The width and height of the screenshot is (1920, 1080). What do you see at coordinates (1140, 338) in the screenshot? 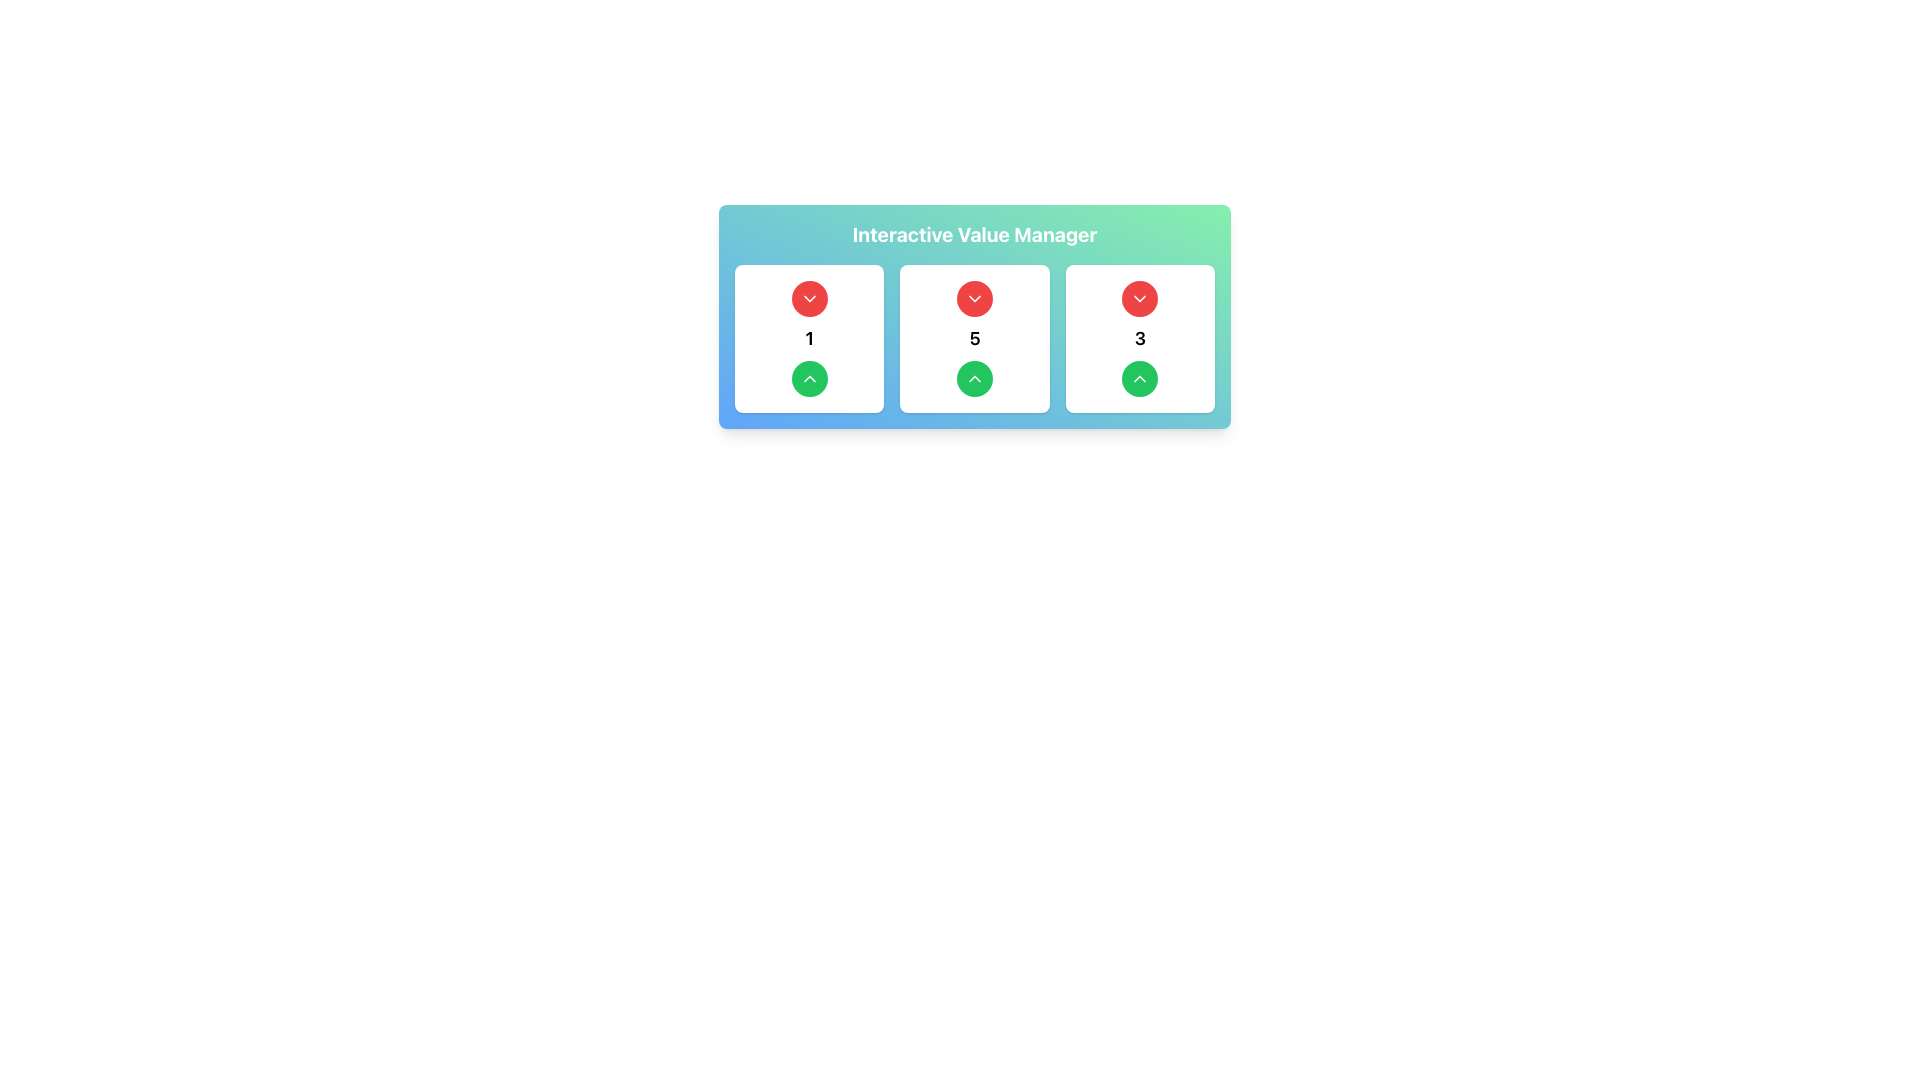
I see `the static text element that visually represents a numeric value, located in the third interactive card under 'Interactive Value Manager', positioned between the red circular button and the green circular button` at bounding box center [1140, 338].